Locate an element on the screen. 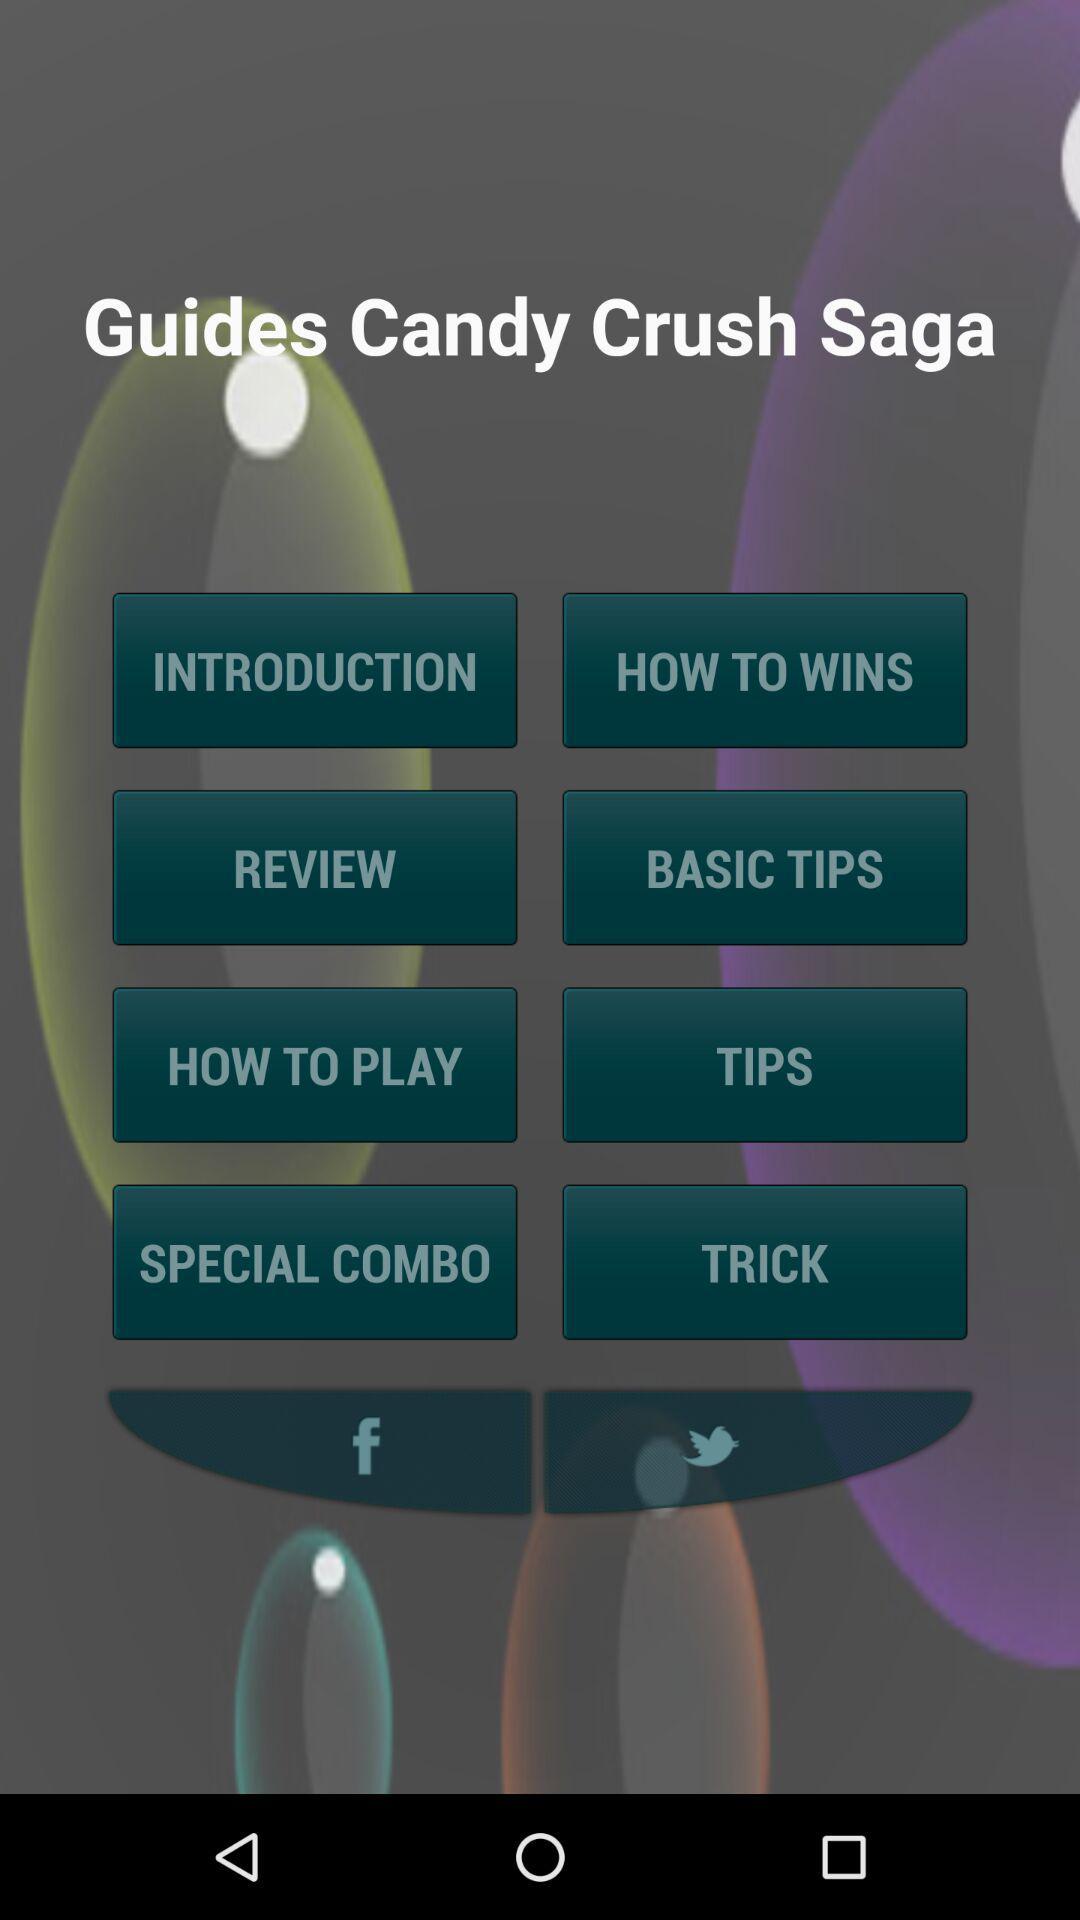 Image resolution: width=1080 pixels, height=1920 pixels. item next to trick item is located at coordinates (315, 1261).